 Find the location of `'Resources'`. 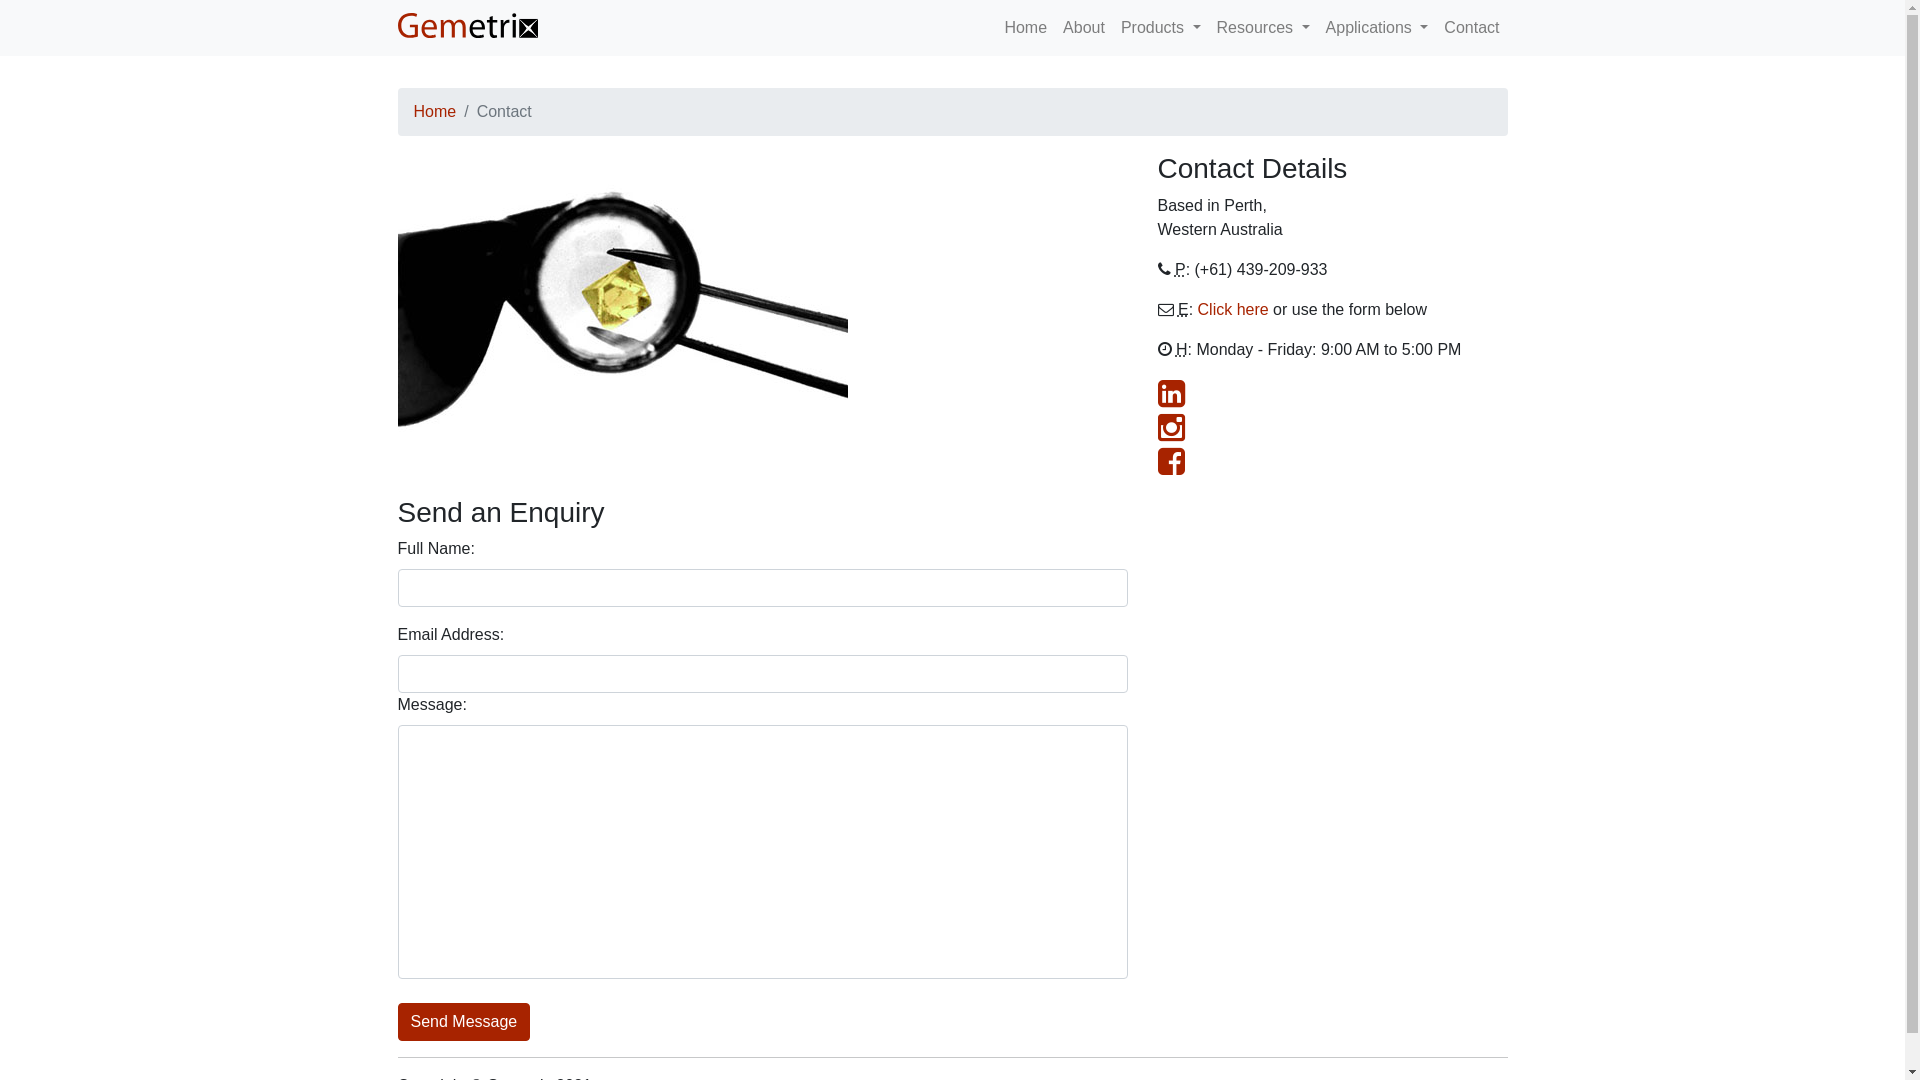

'Resources' is located at coordinates (1208, 27).